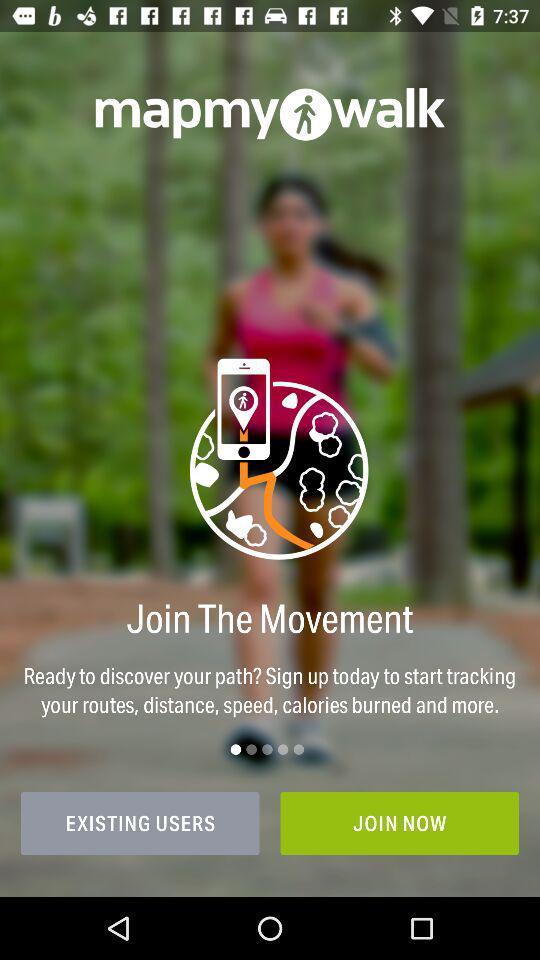 This screenshot has width=540, height=960. Describe the element at coordinates (139, 823) in the screenshot. I see `icon next to the join now item` at that location.